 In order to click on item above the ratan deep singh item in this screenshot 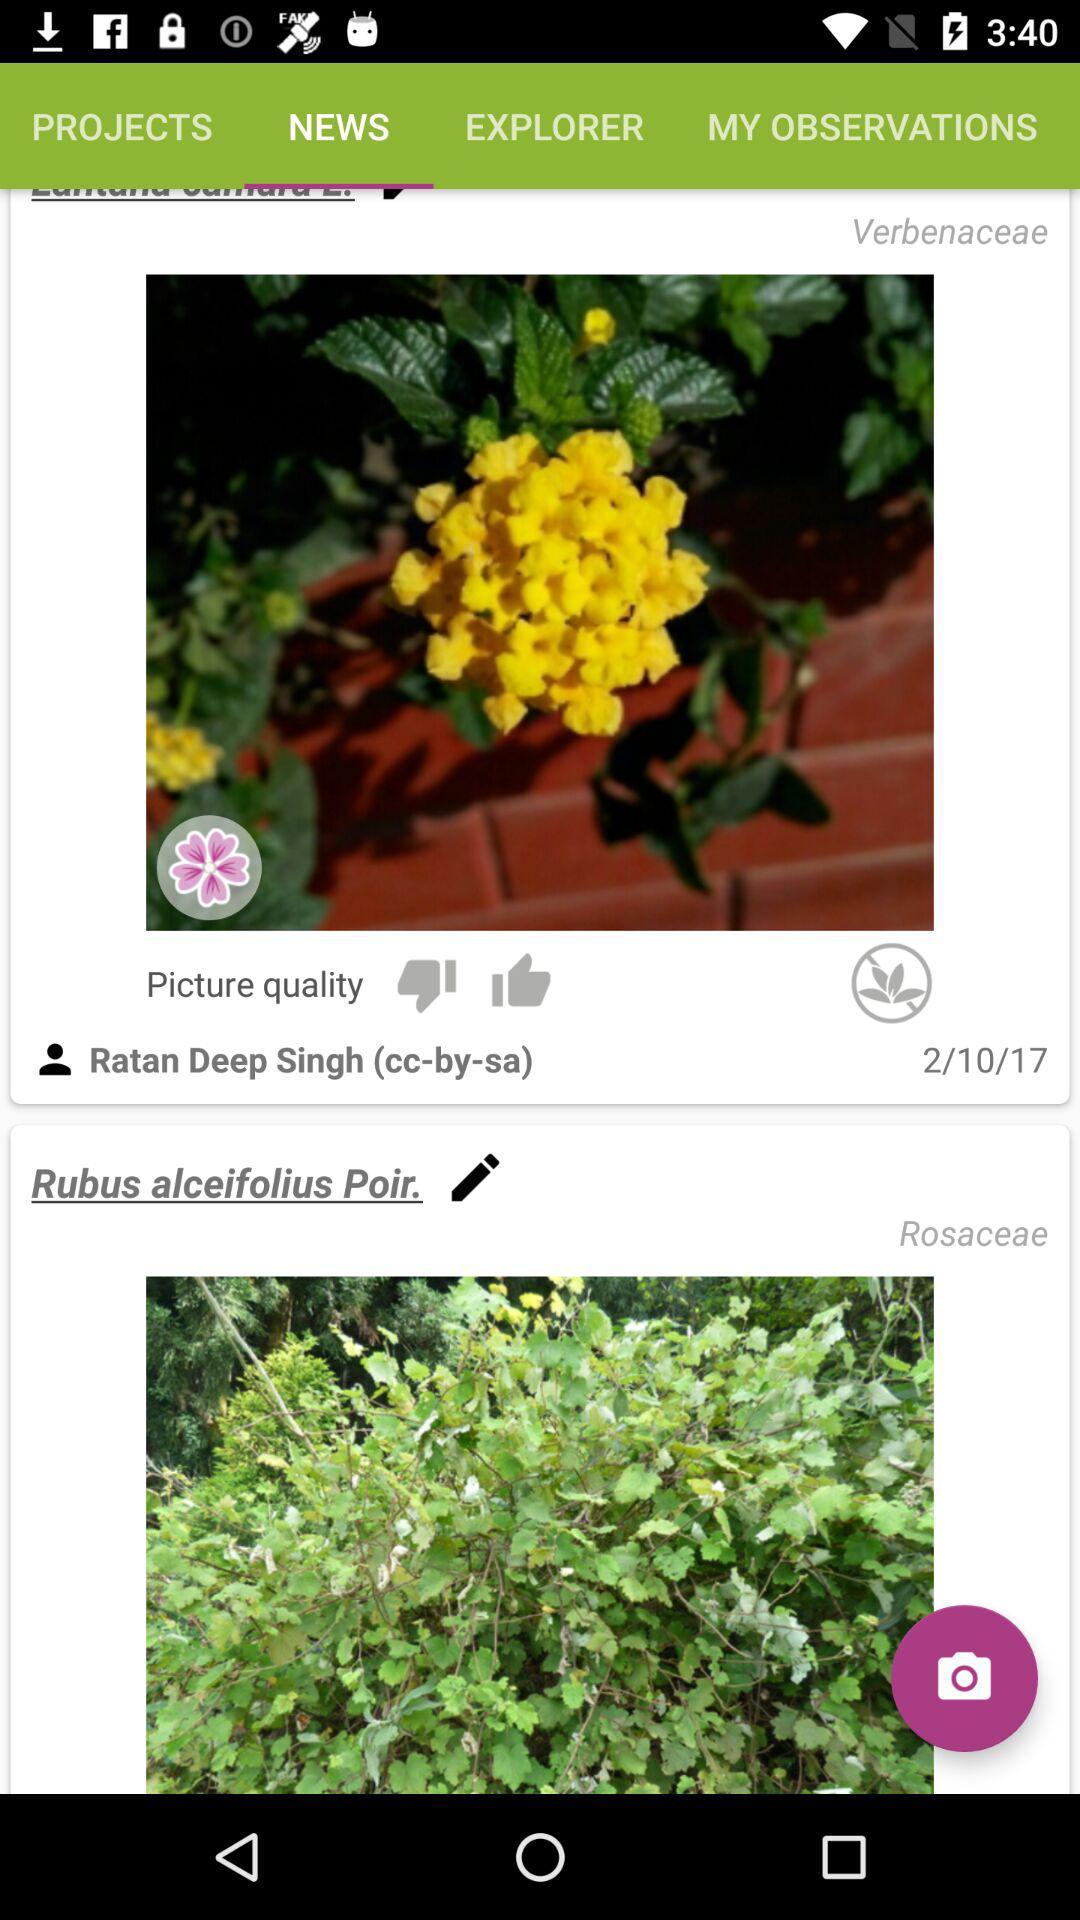, I will do `click(425, 983)`.